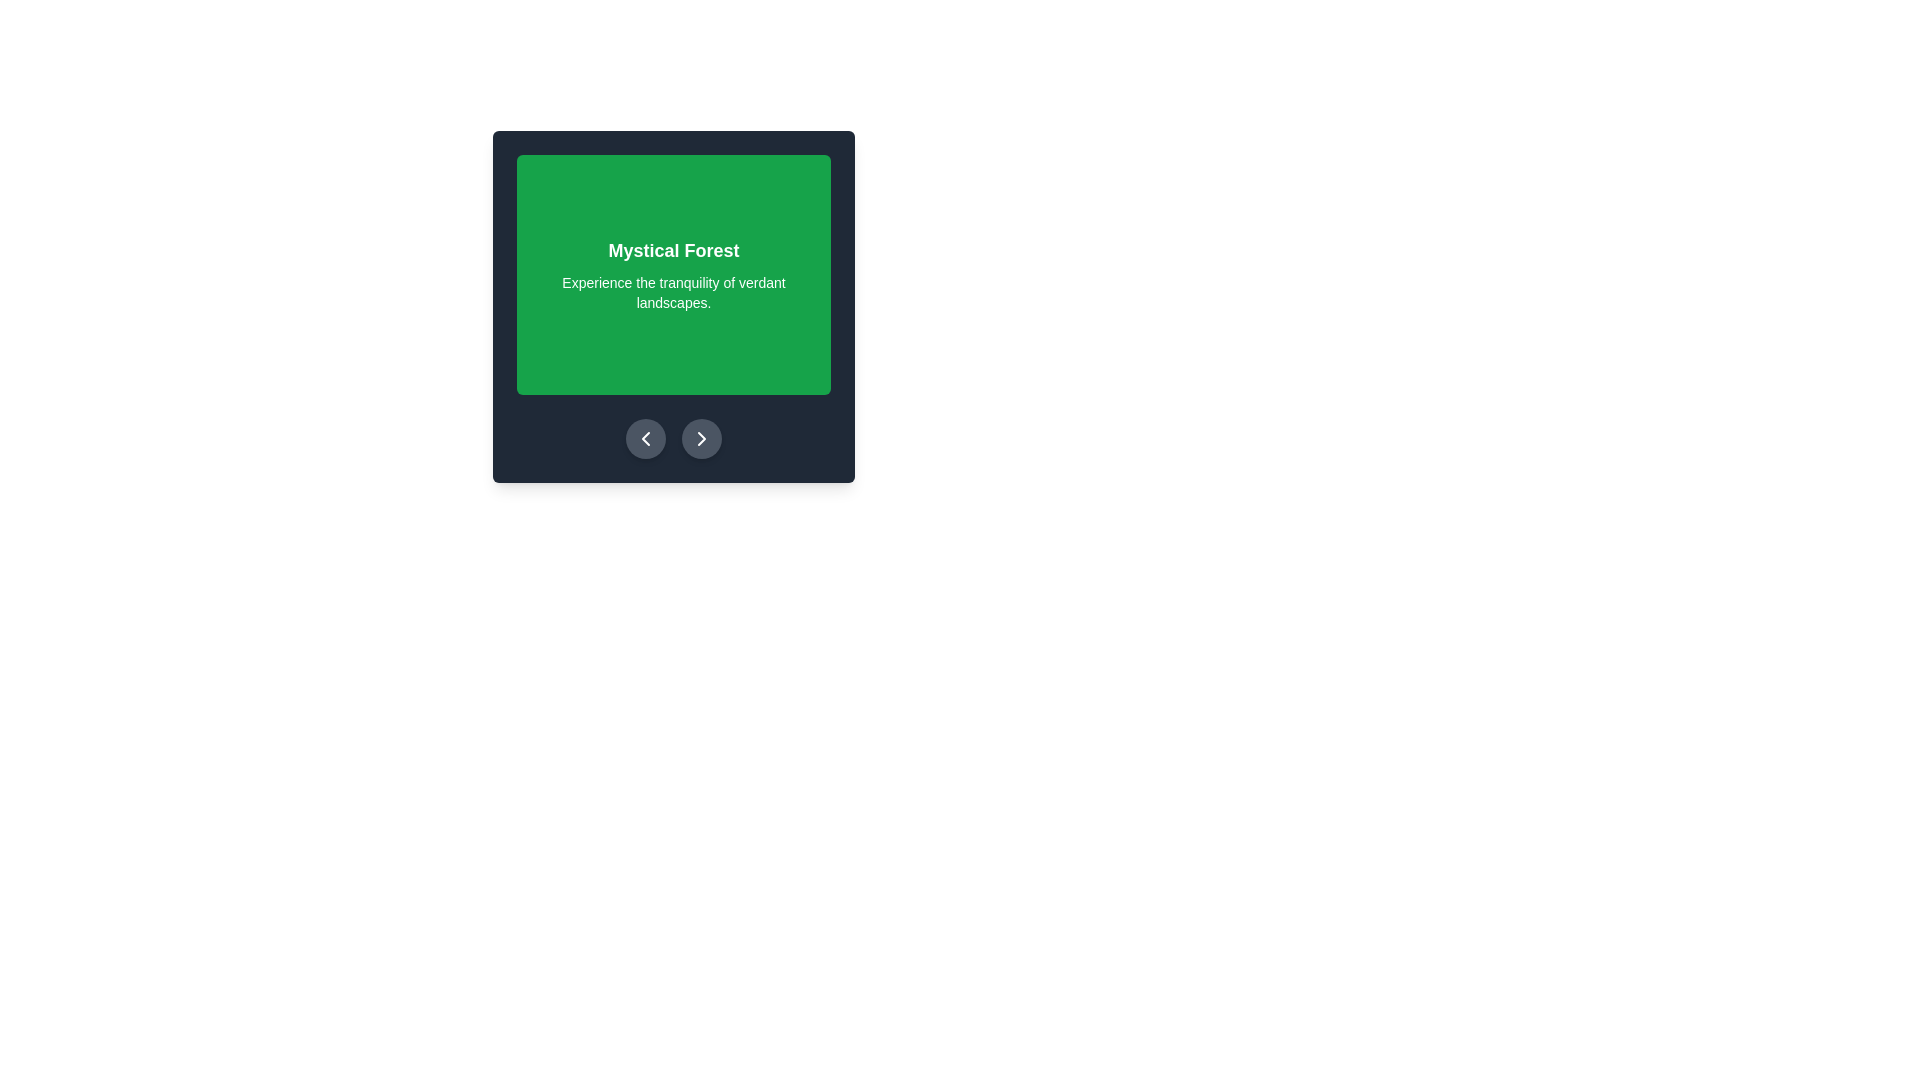 The height and width of the screenshot is (1080, 1920). Describe the element at coordinates (673, 438) in the screenshot. I see `either button of the Navigation control group featuring left and right chevron icons` at that location.